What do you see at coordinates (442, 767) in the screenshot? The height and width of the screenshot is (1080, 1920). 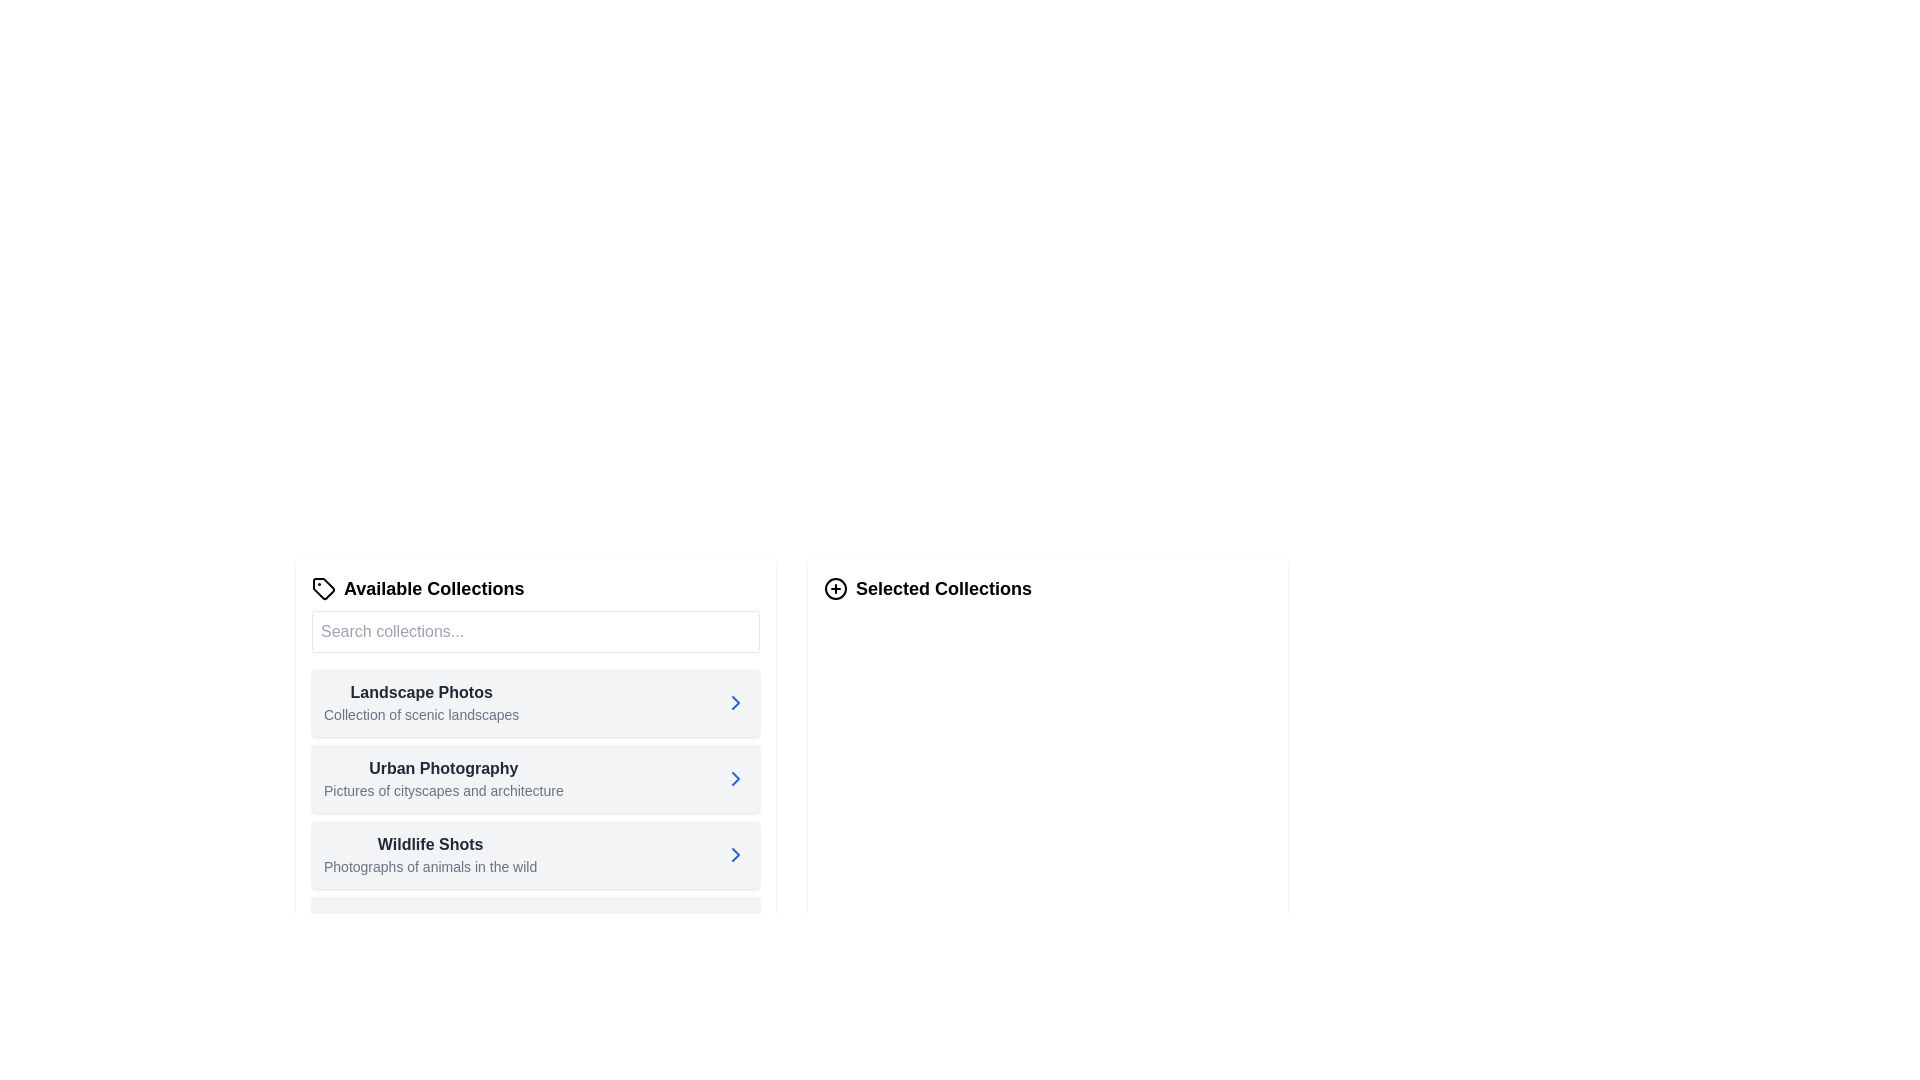 I see `the 'Urban Photography' text label, which serves as a title for a collection category` at bounding box center [442, 767].